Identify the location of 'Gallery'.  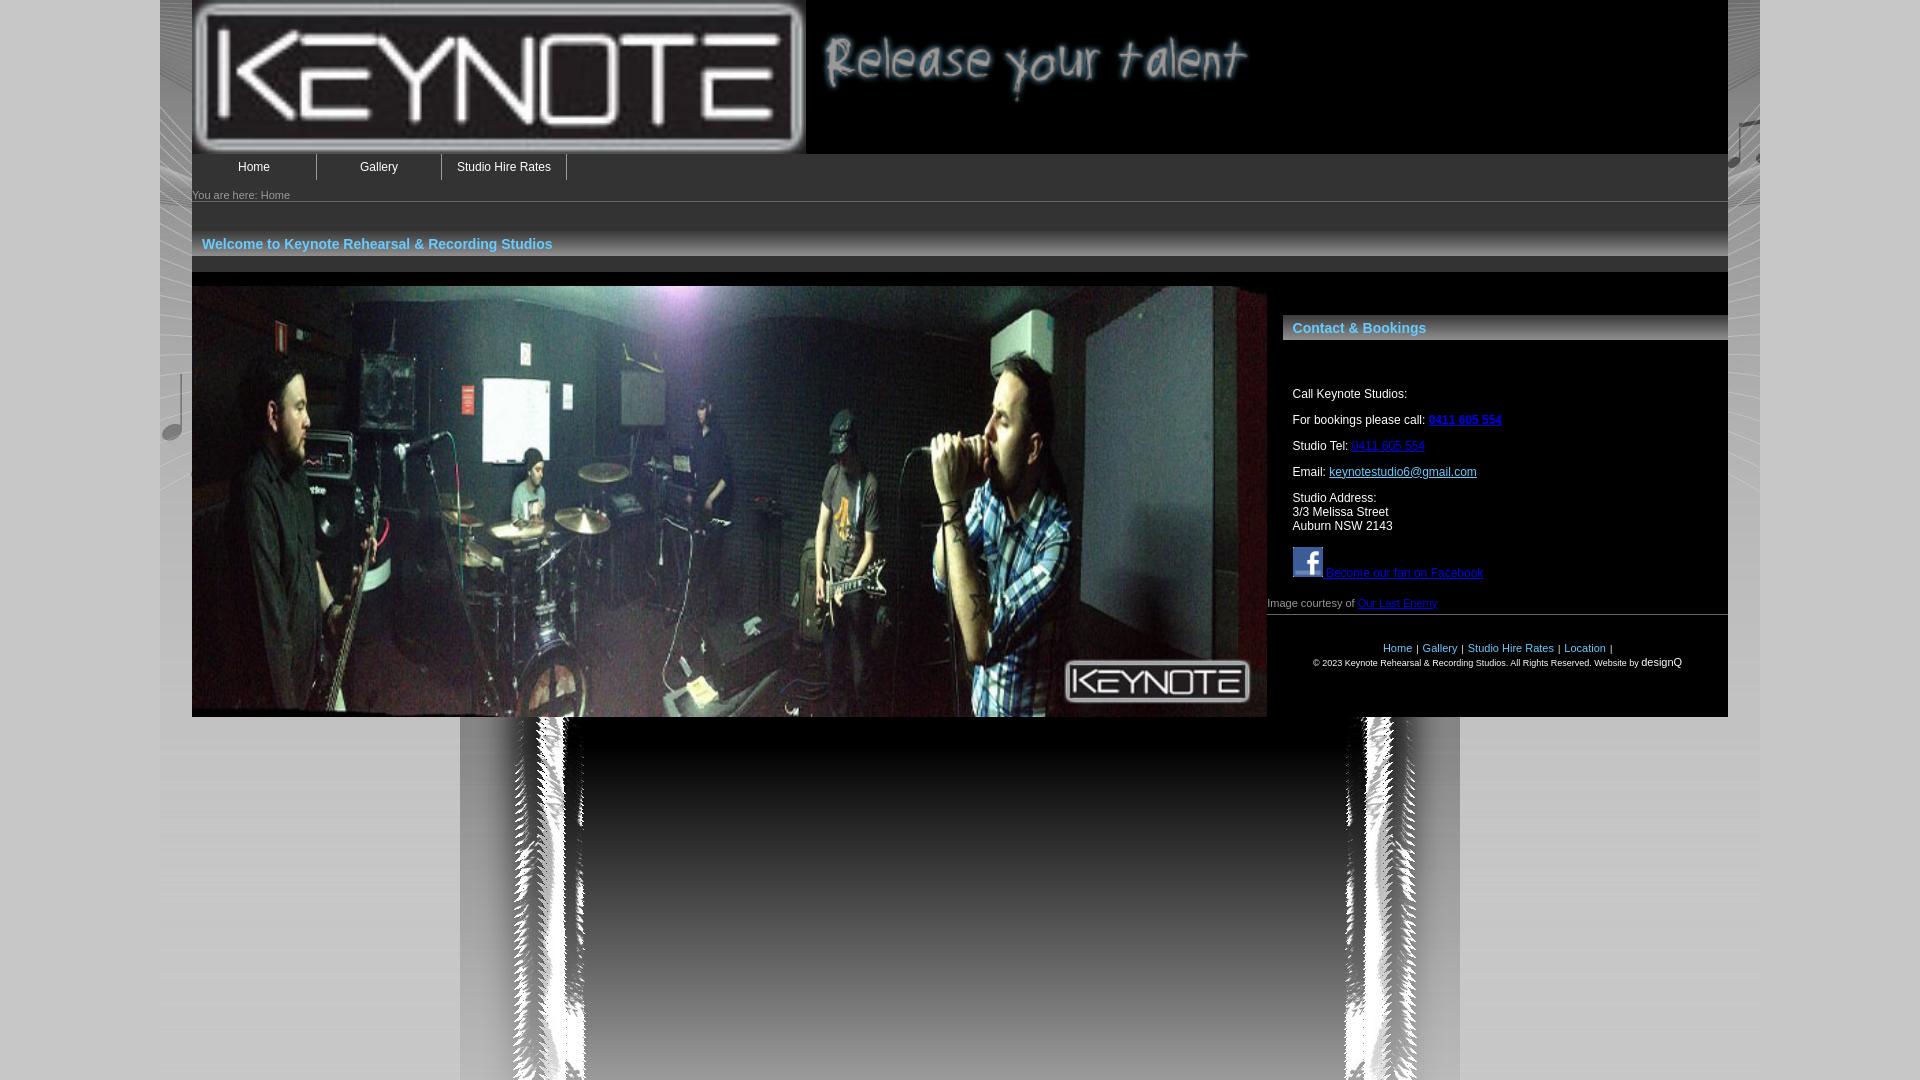
(379, 165).